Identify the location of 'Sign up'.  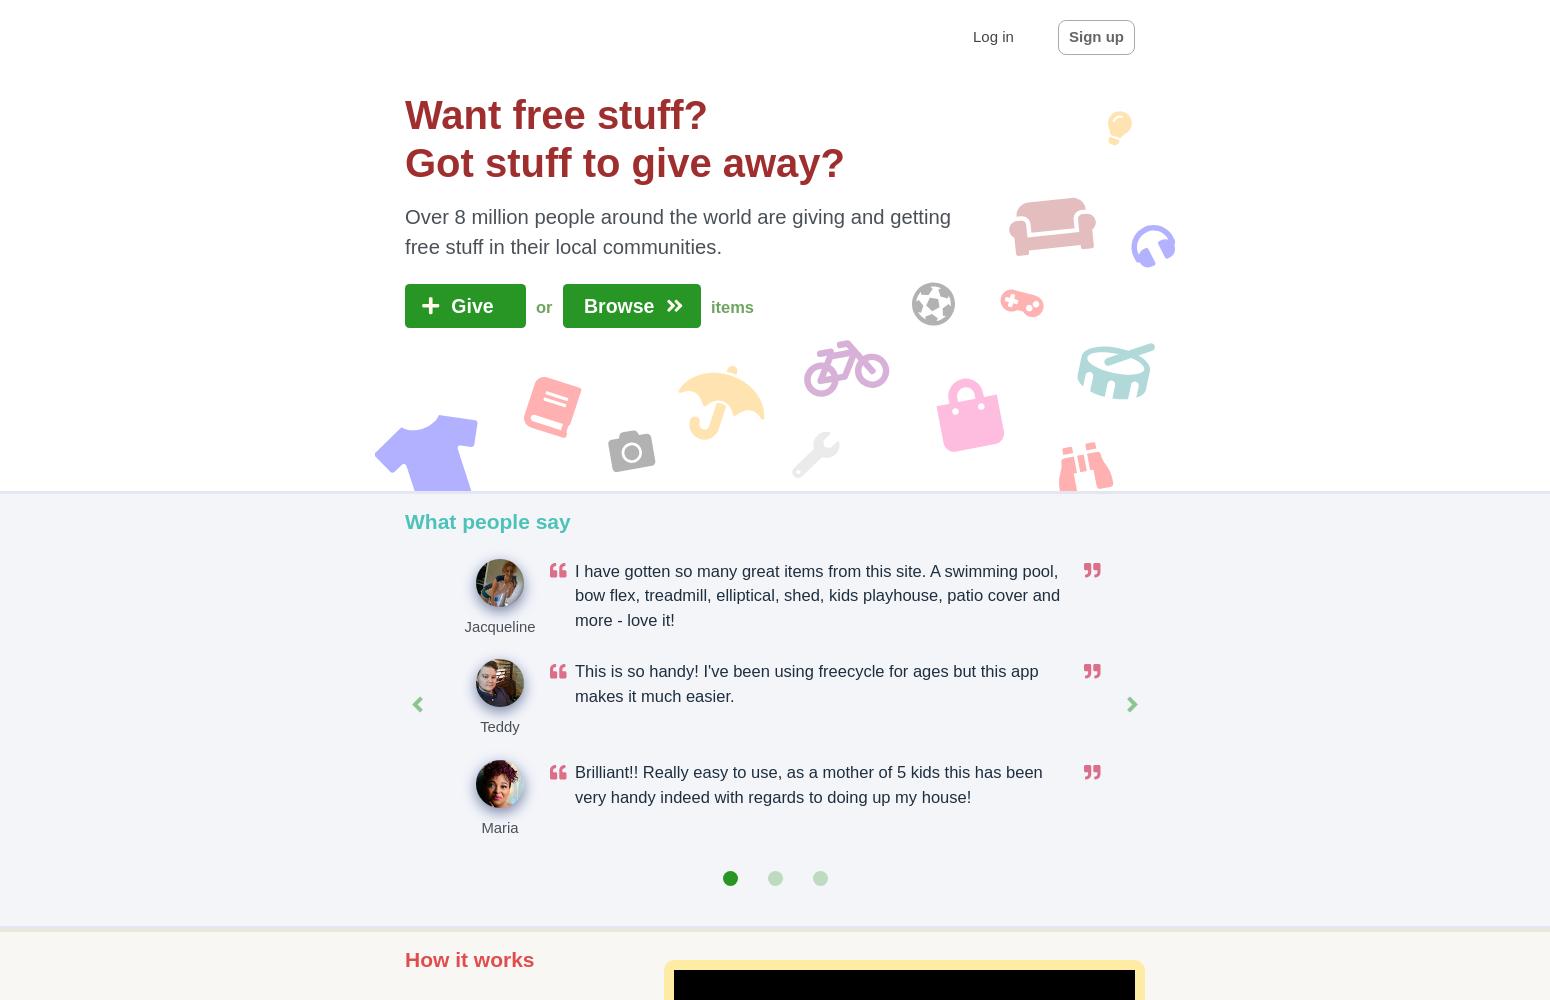
(1095, 36).